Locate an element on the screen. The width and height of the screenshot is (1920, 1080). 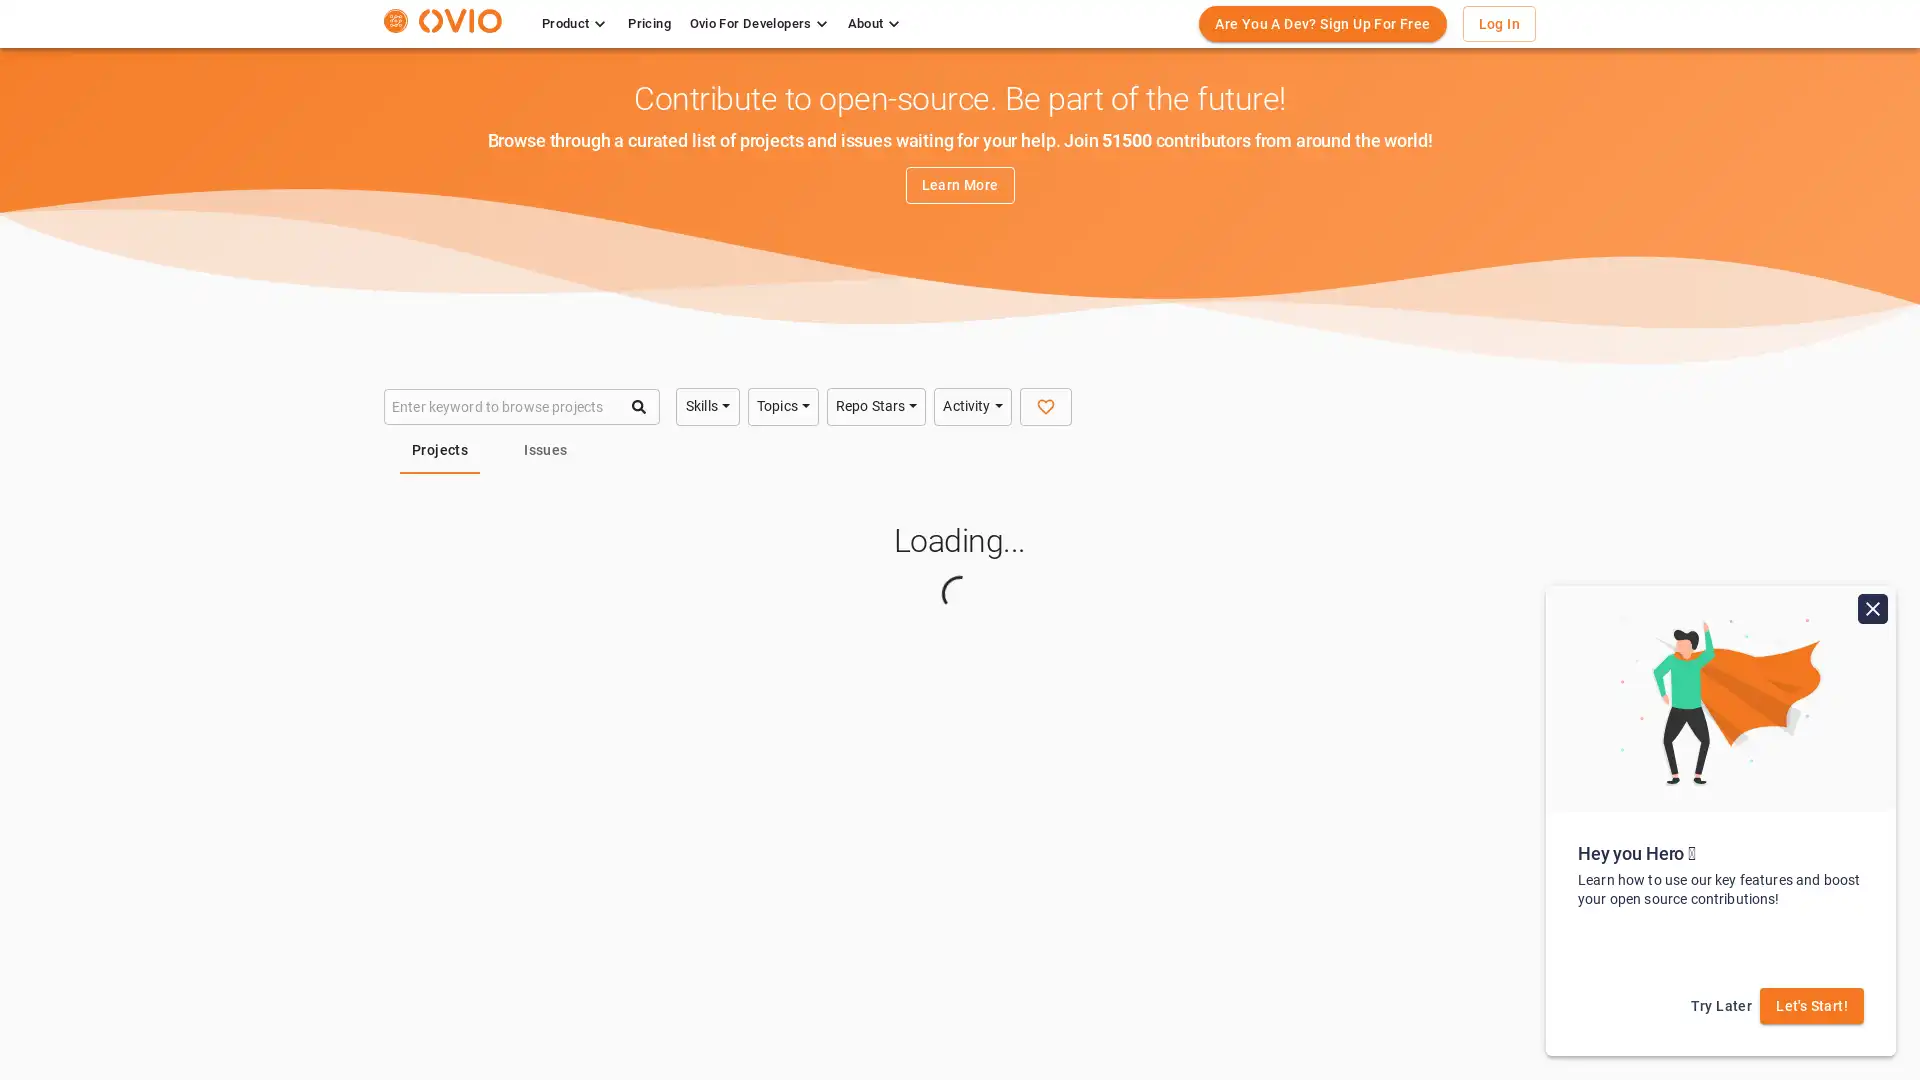
Are You A Dev? Sign Up For Free is located at coordinates (1322, 23).